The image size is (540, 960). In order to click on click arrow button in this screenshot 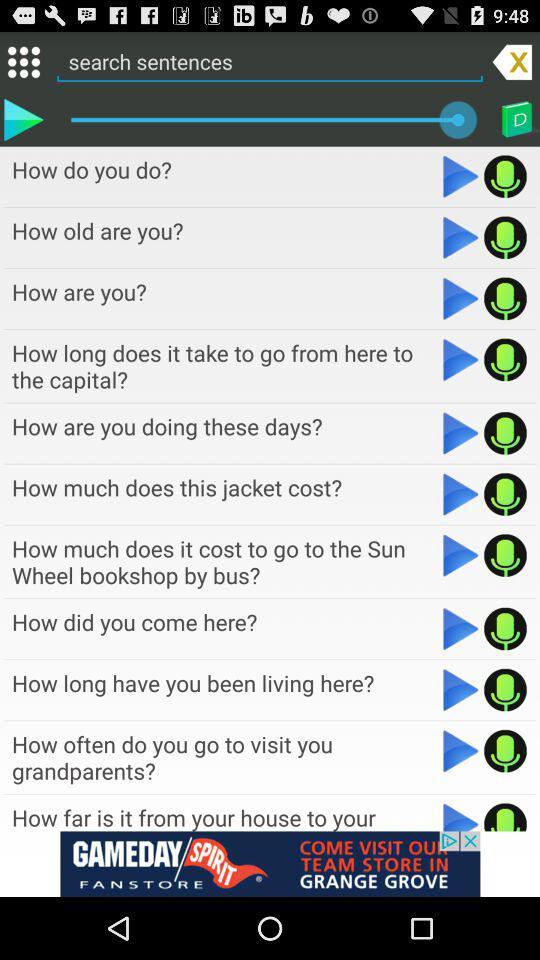, I will do `click(461, 297)`.